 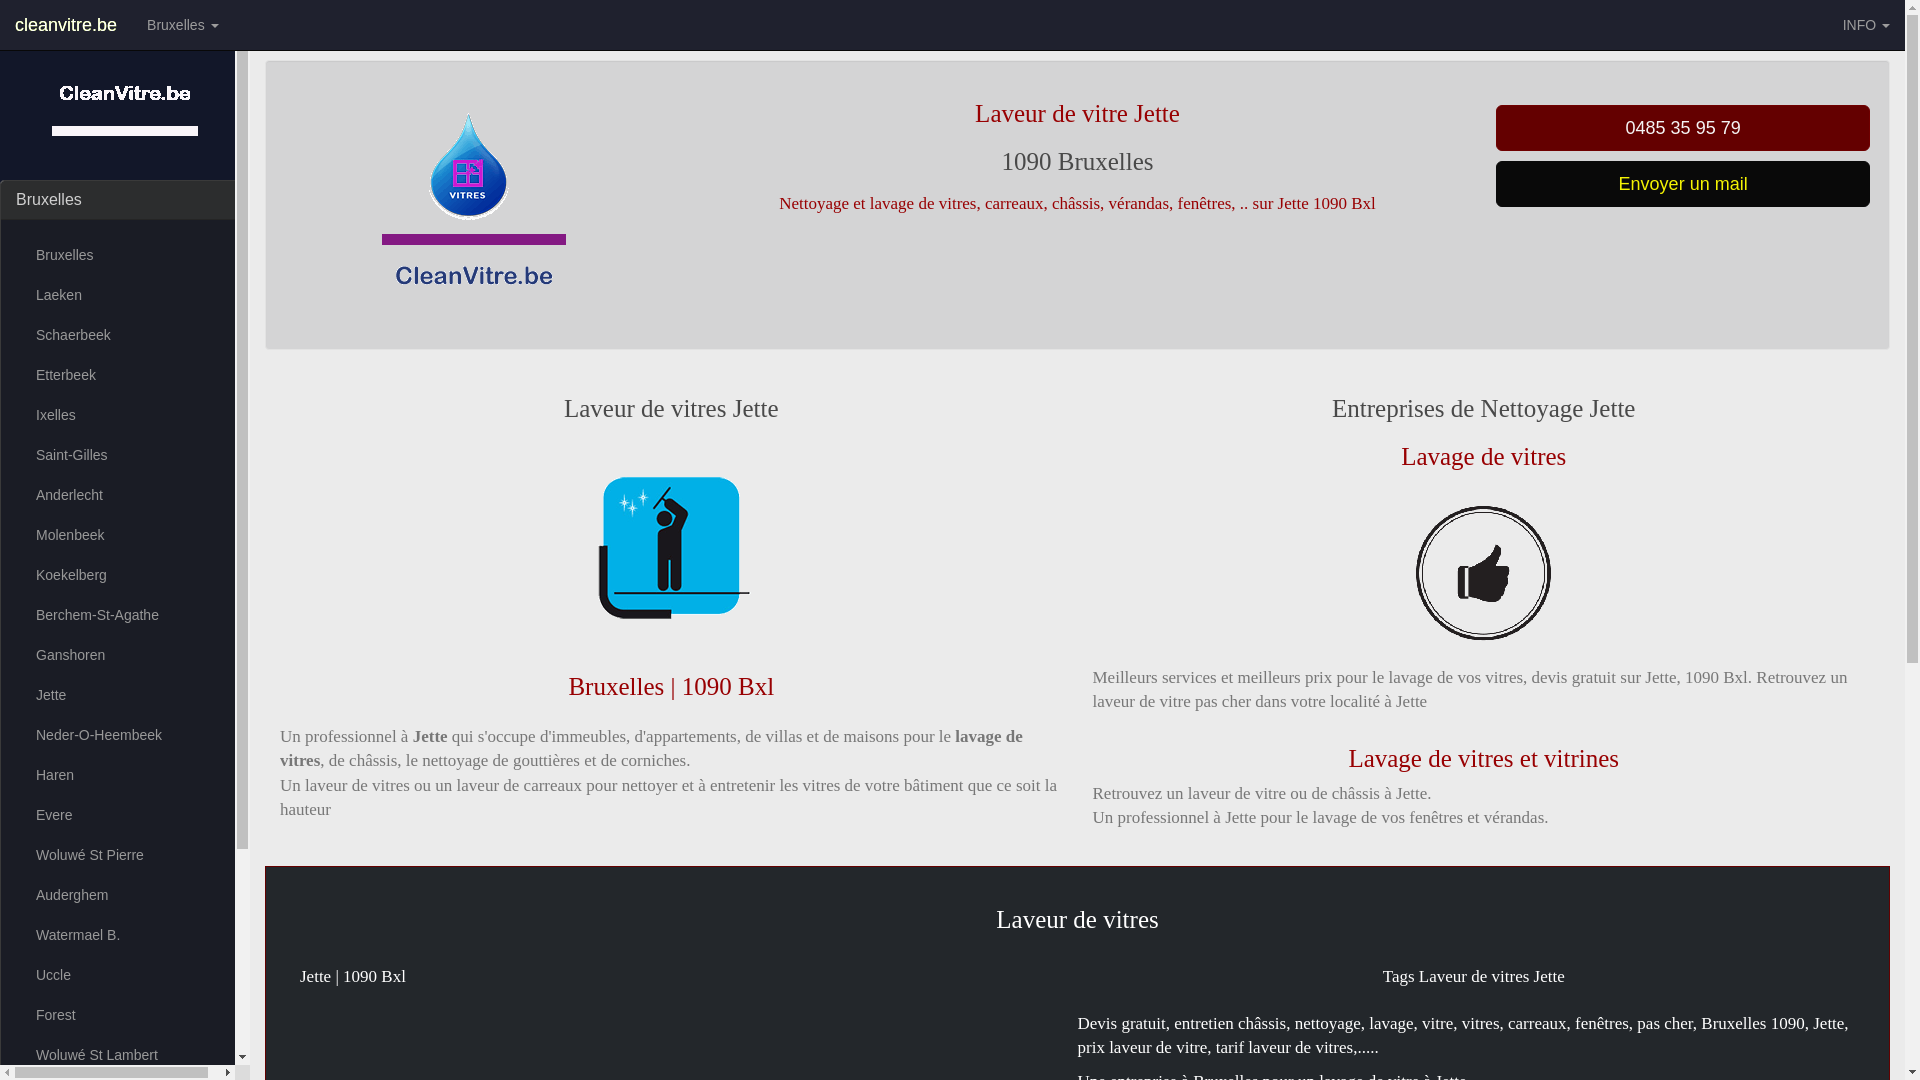 What do you see at coordinates (123, 494) in the screenshot?
I see `'Anderlecht'` at bounding box center [123, 494].